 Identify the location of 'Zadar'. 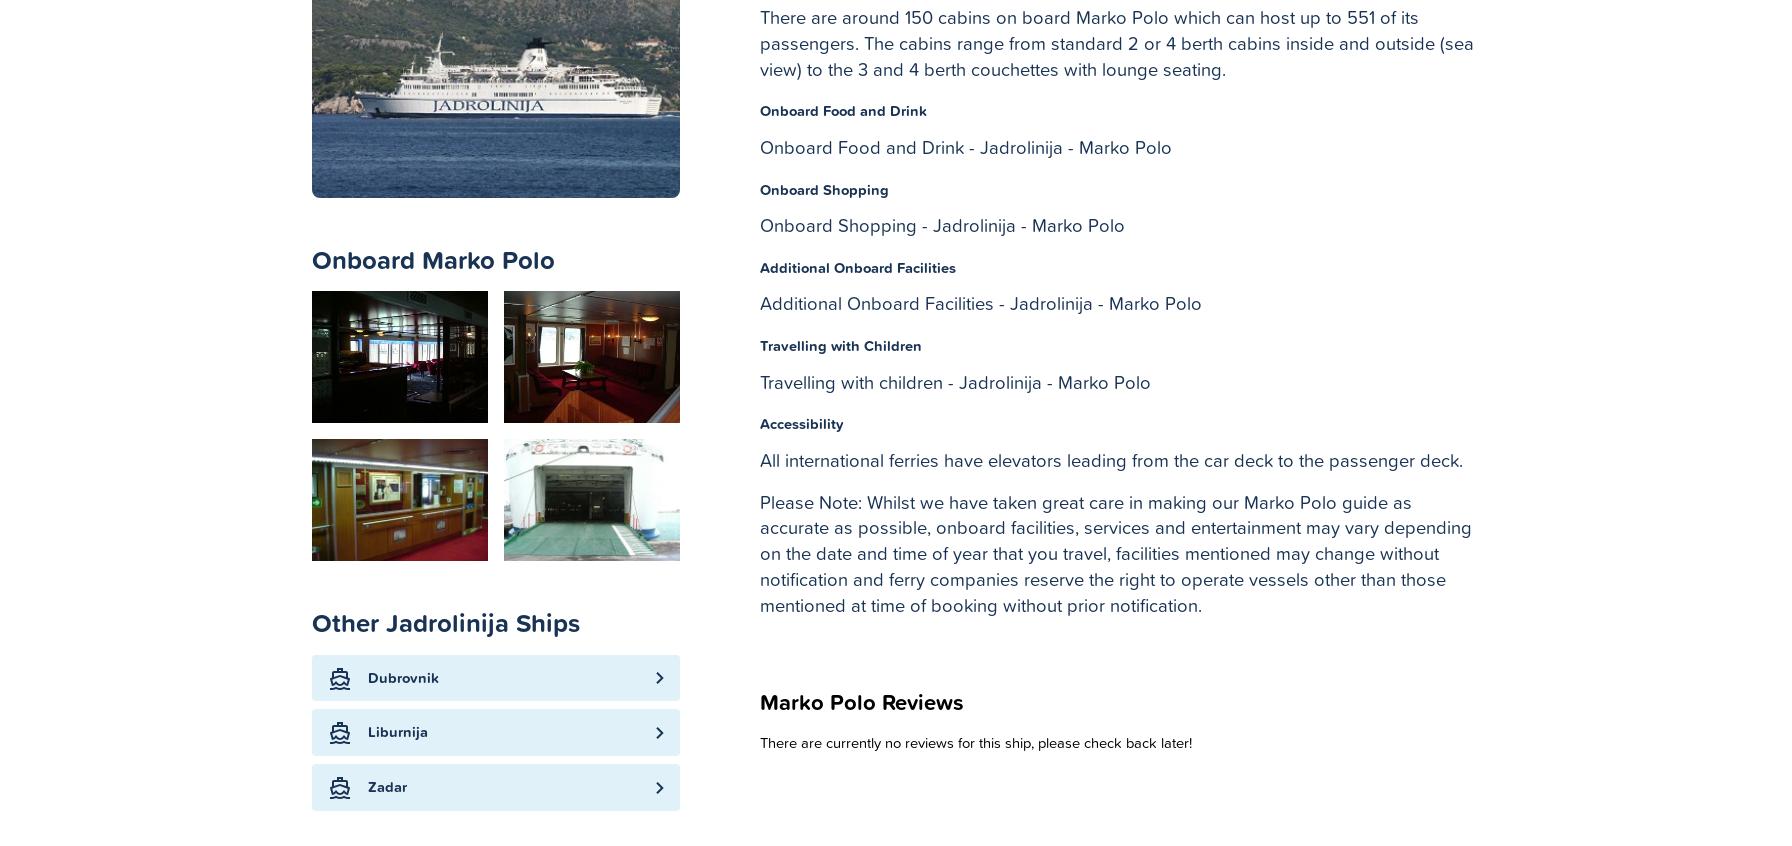
(387, 787).